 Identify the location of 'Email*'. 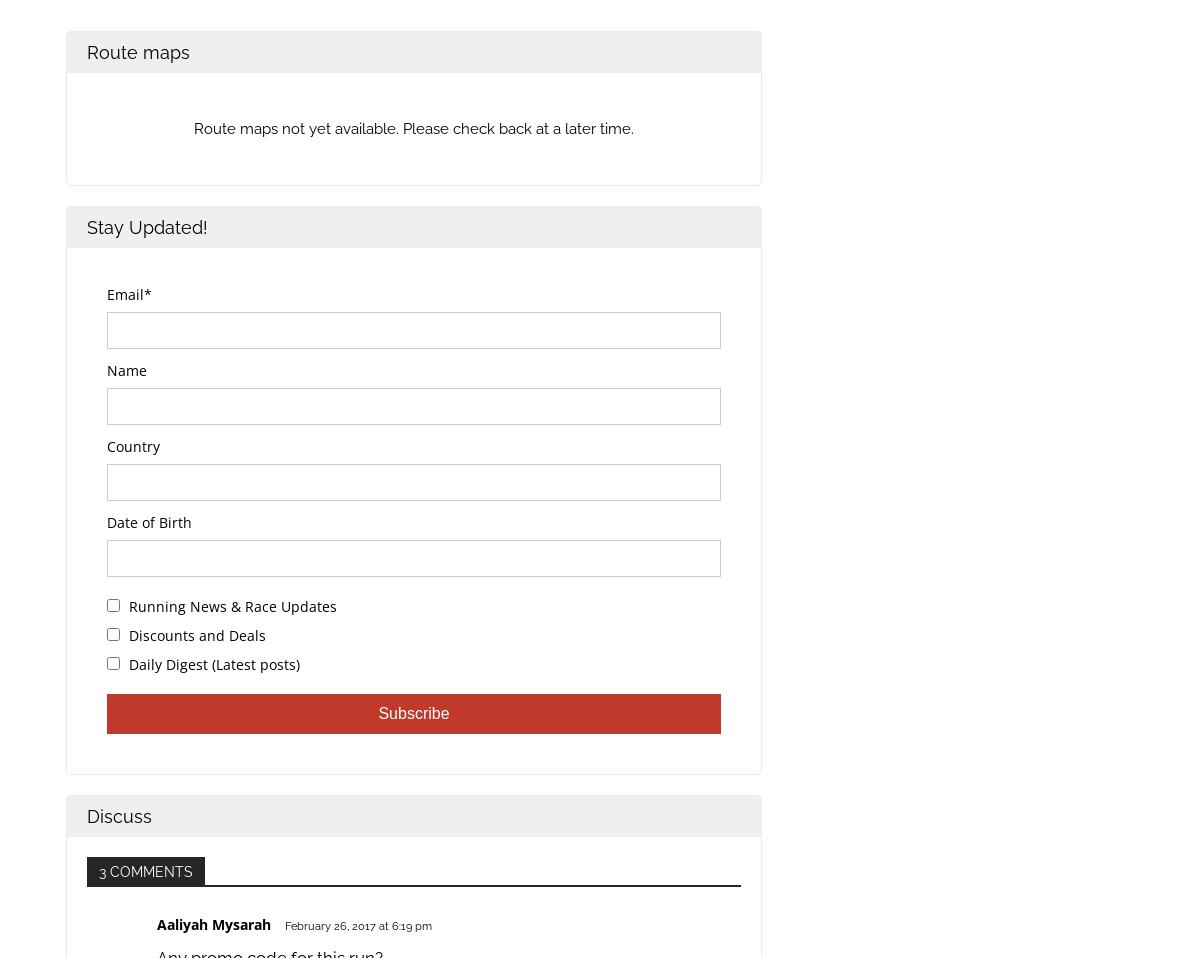
(129, 294).